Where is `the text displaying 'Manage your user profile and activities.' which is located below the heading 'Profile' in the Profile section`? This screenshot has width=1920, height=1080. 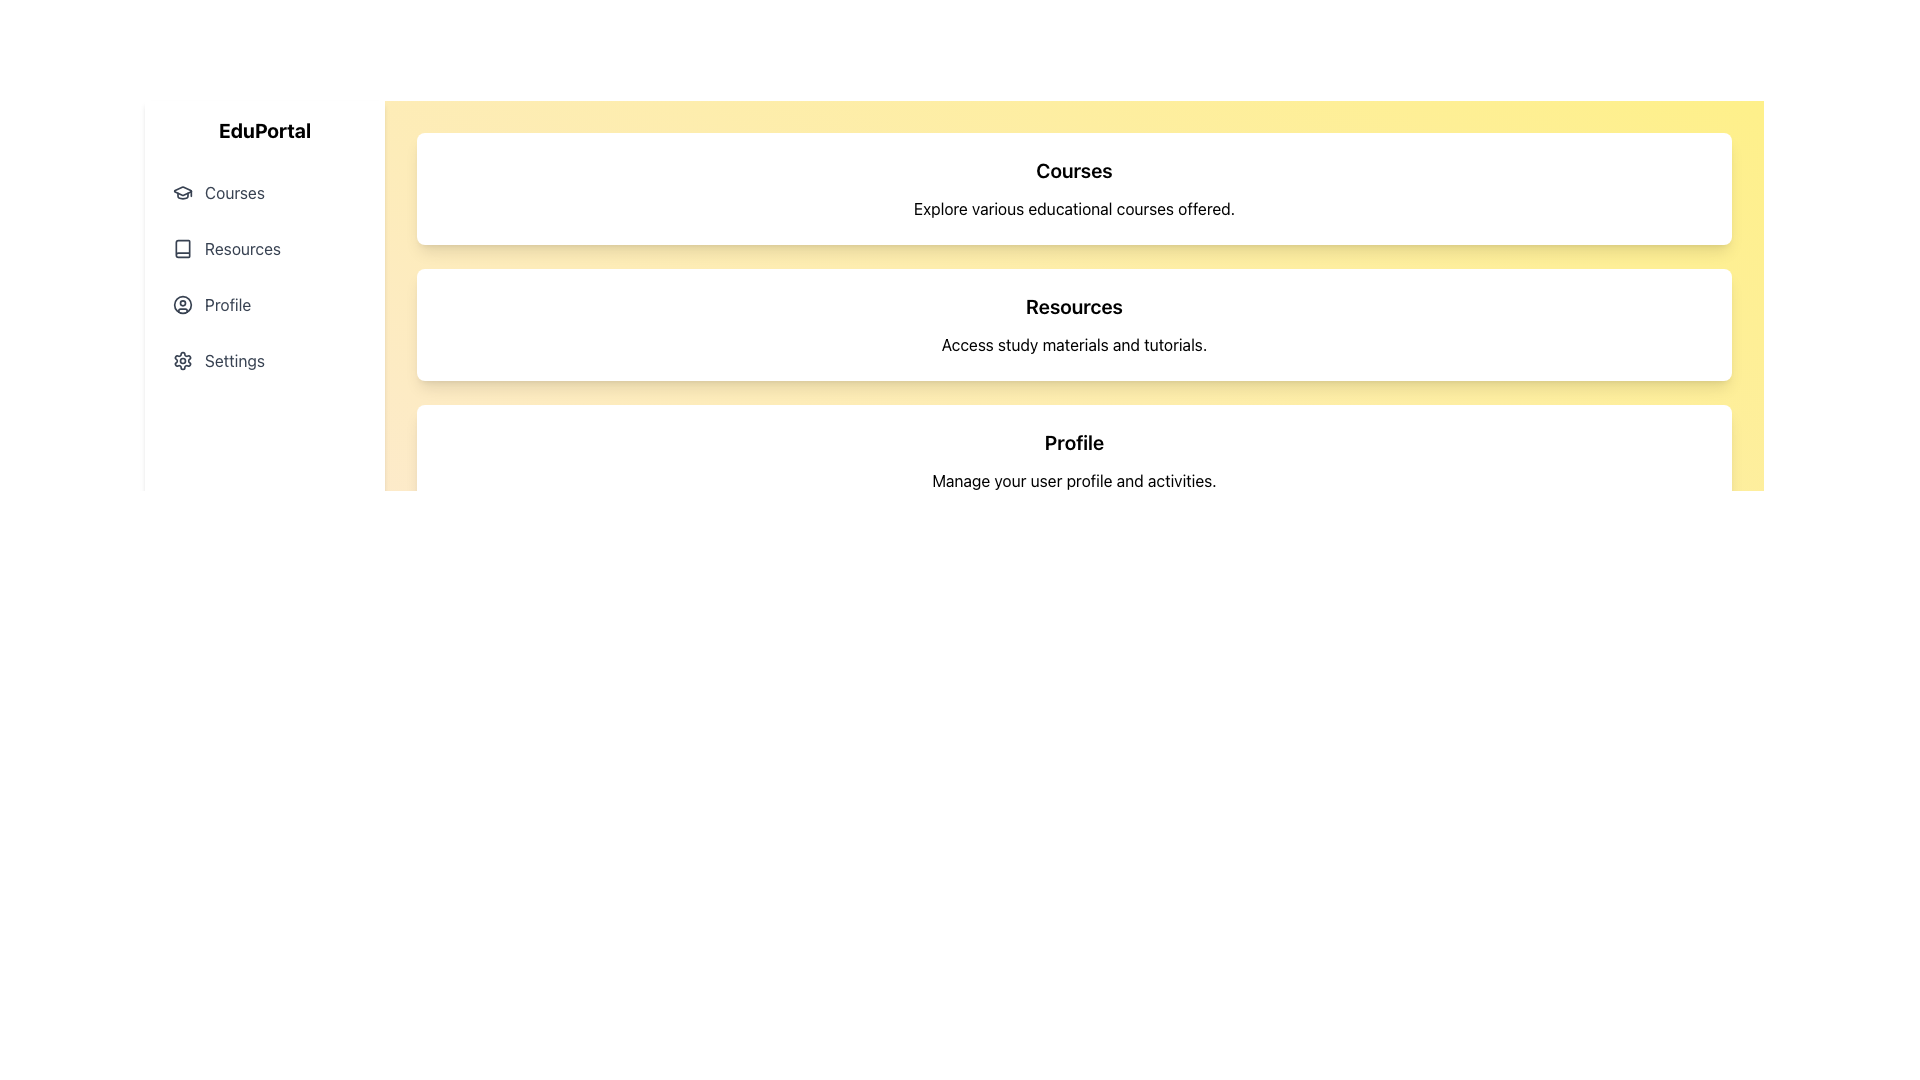
the text displaying 'Manage your user profile and activities.' which is located below the heading 'Profile' in the Profile section is located at coordinates (1073, 481).